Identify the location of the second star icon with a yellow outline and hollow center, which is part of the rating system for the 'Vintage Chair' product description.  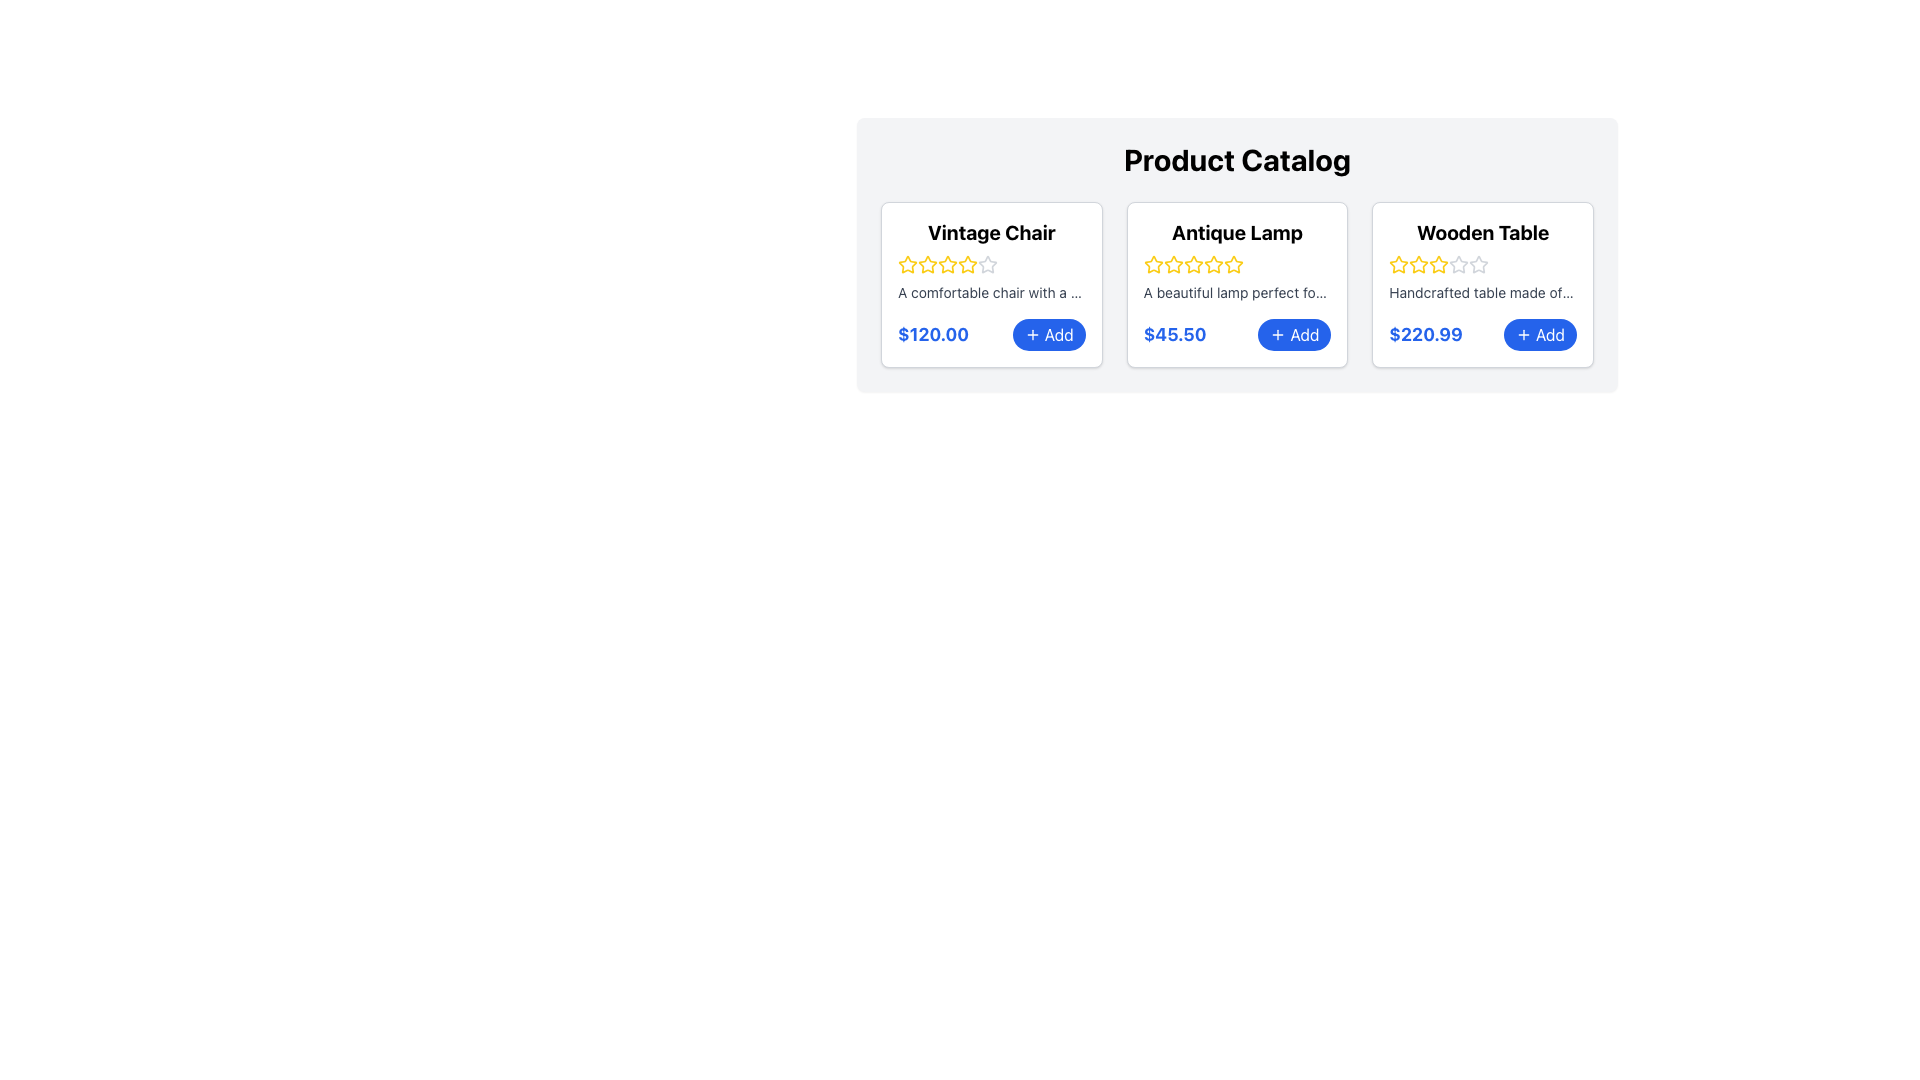
(926, 264).